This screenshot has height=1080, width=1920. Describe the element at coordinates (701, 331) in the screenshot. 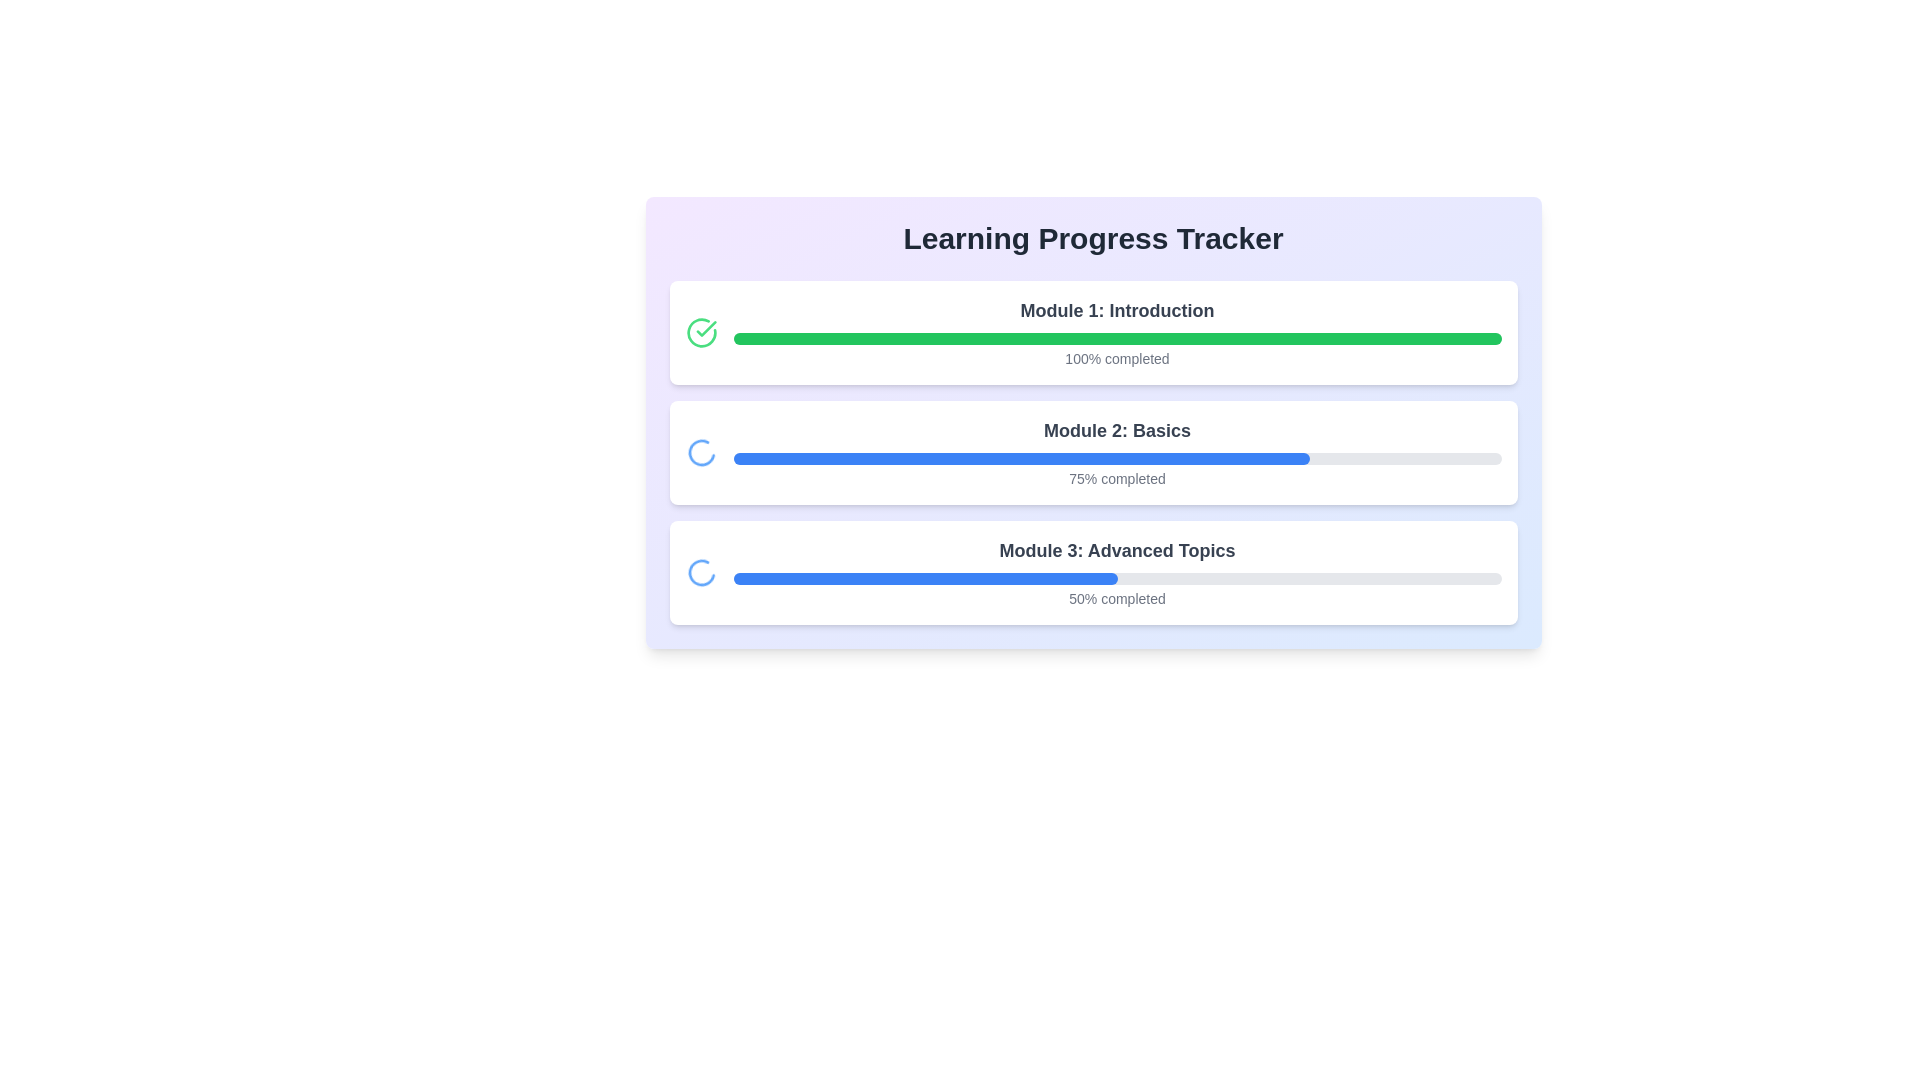

I see `the green checkmark icon inside a circular outline, which indicates completion status for 'Module 1: Introduction'` at that location.